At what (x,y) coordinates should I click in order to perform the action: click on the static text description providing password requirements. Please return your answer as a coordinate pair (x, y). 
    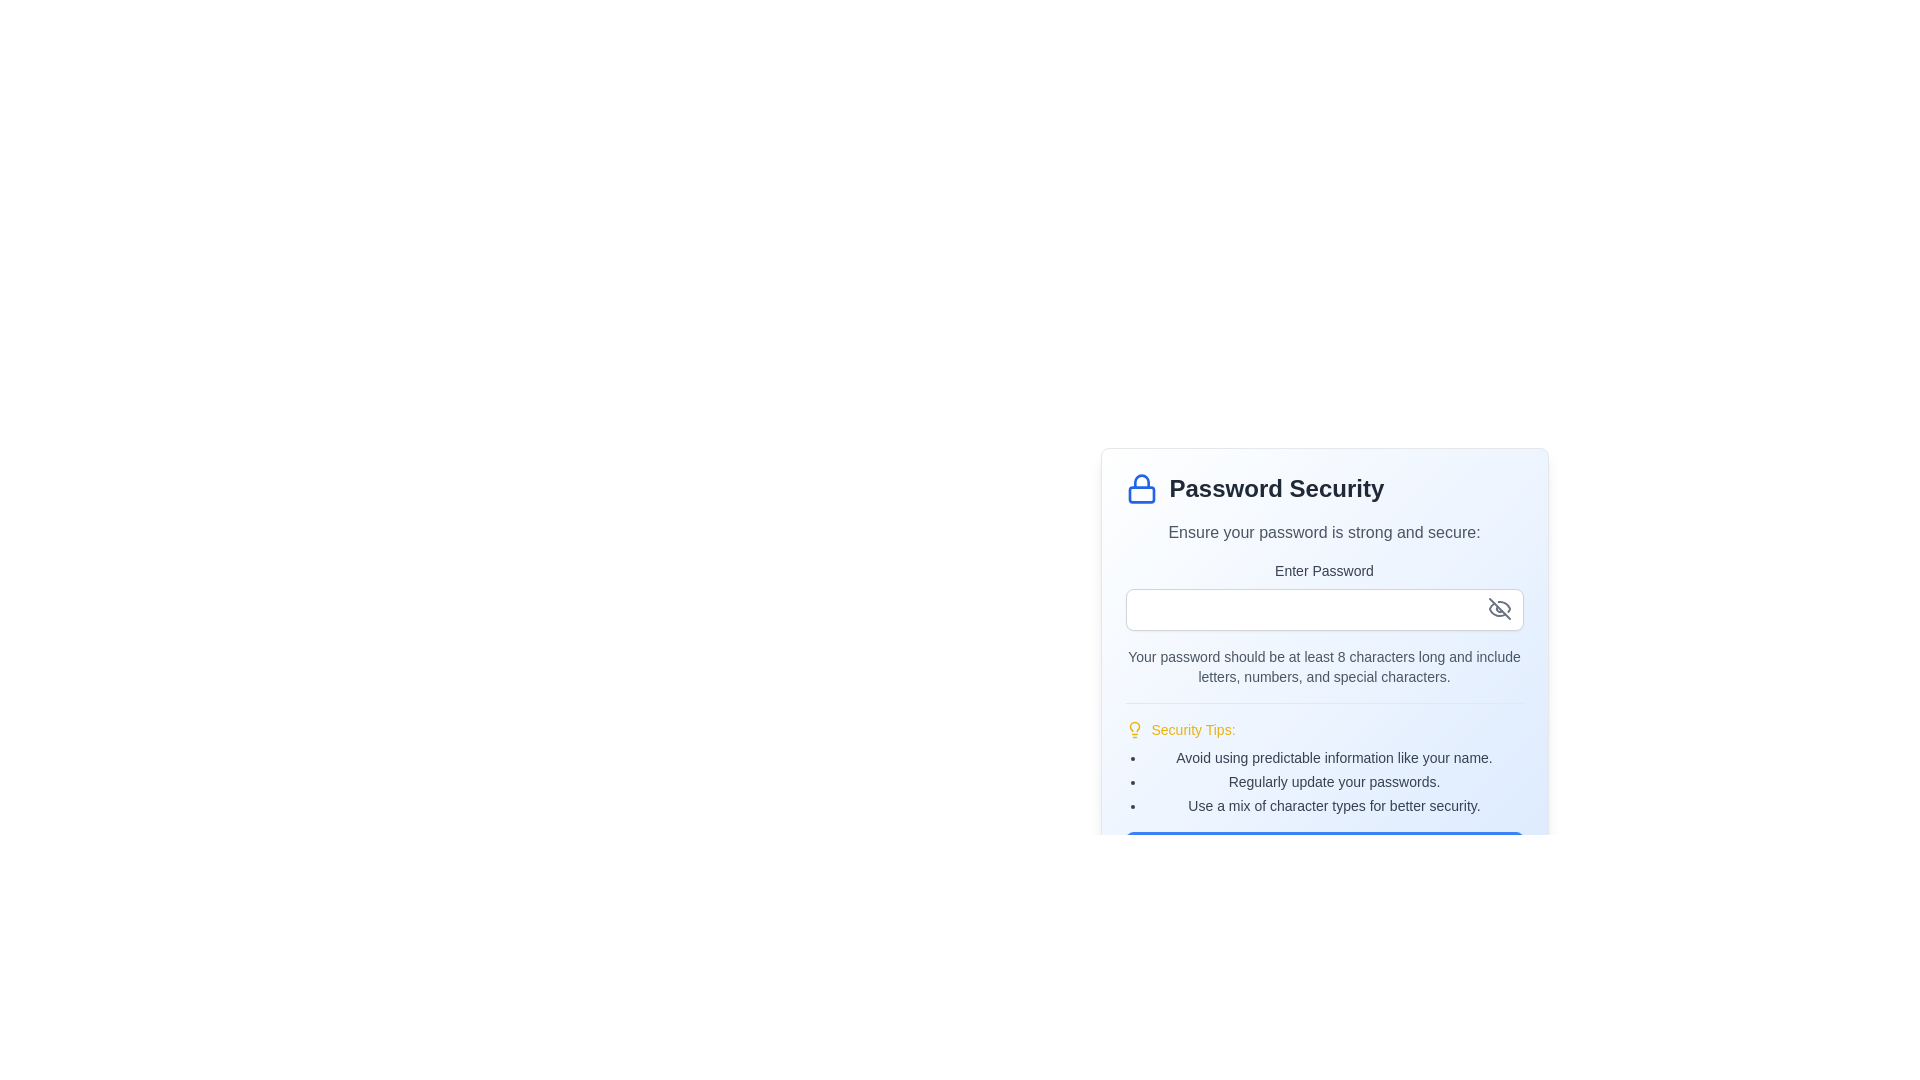
    Looking at the image, I should click on (1324, 667).